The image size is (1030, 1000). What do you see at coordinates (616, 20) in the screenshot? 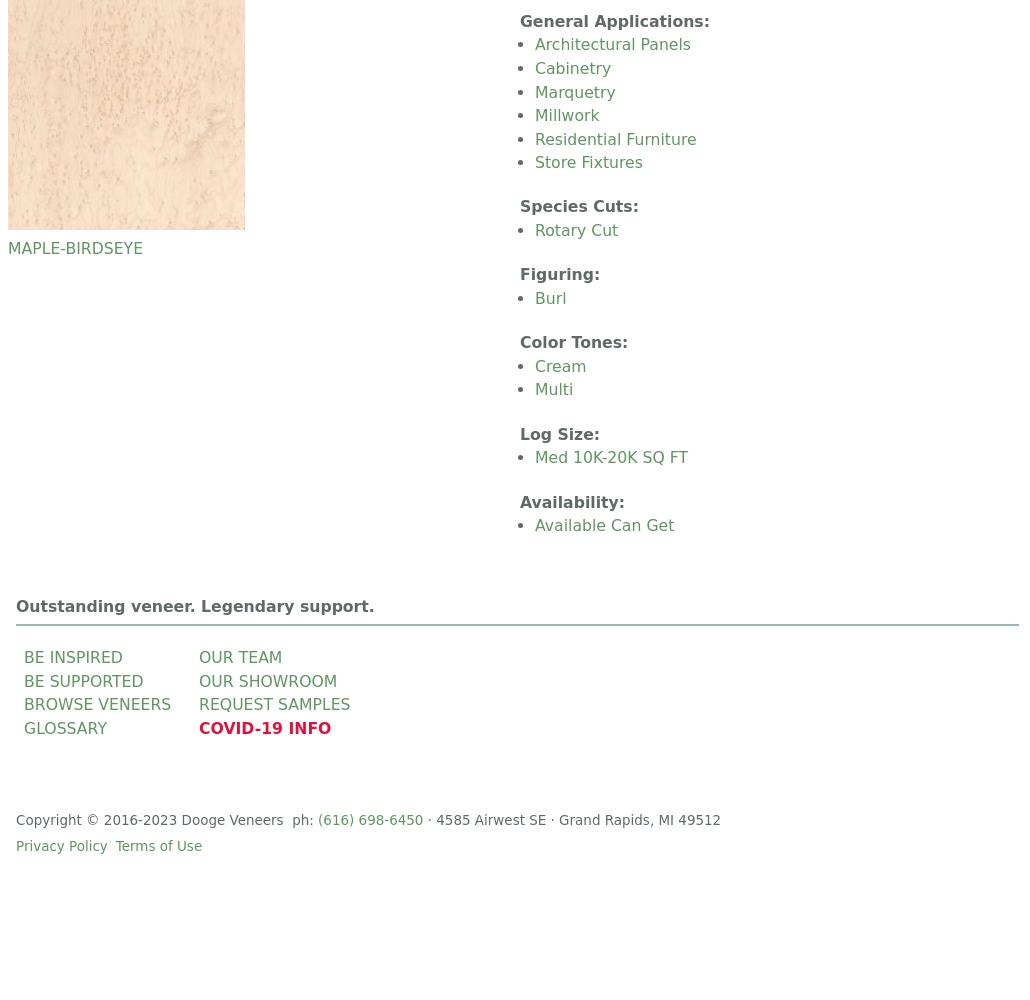
I see `'General Applications:'` at bounding box center [616, 20].